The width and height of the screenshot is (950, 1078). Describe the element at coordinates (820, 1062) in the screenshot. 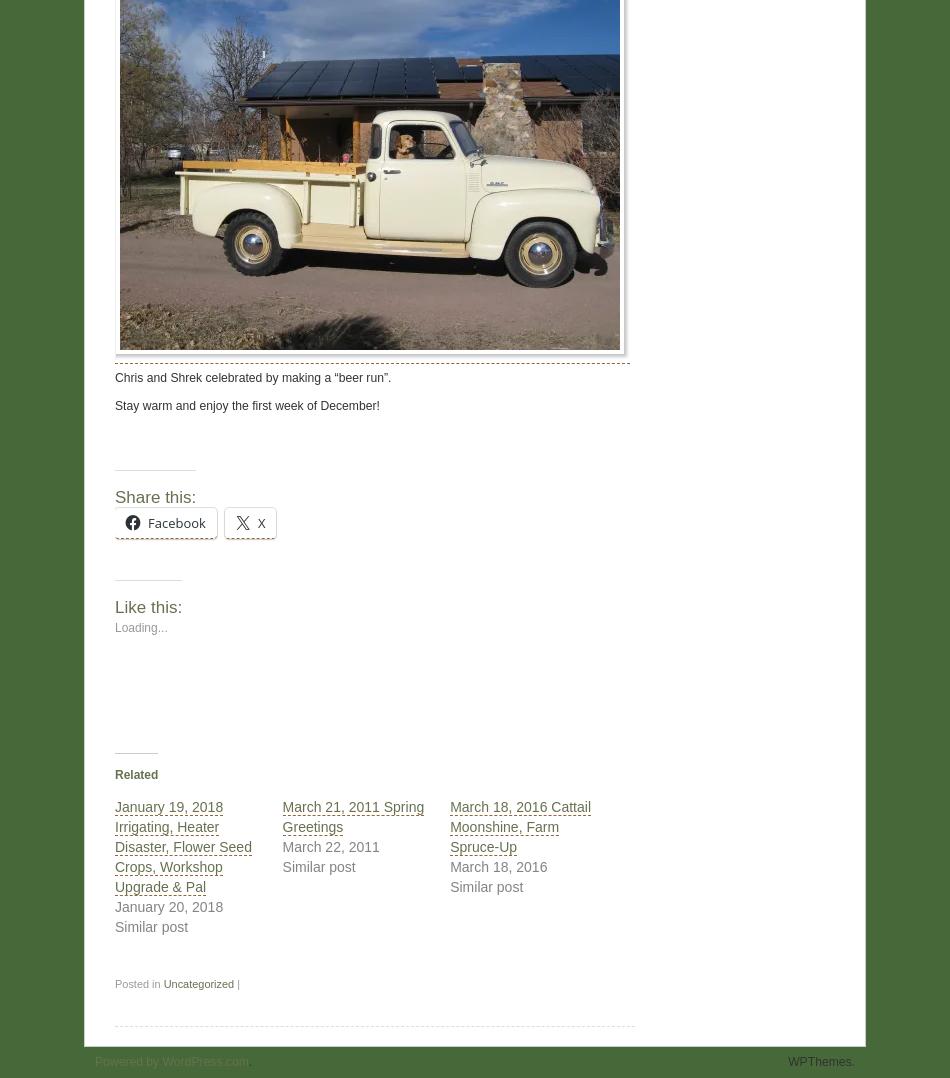

I see `'WPThemes.'` at that location.